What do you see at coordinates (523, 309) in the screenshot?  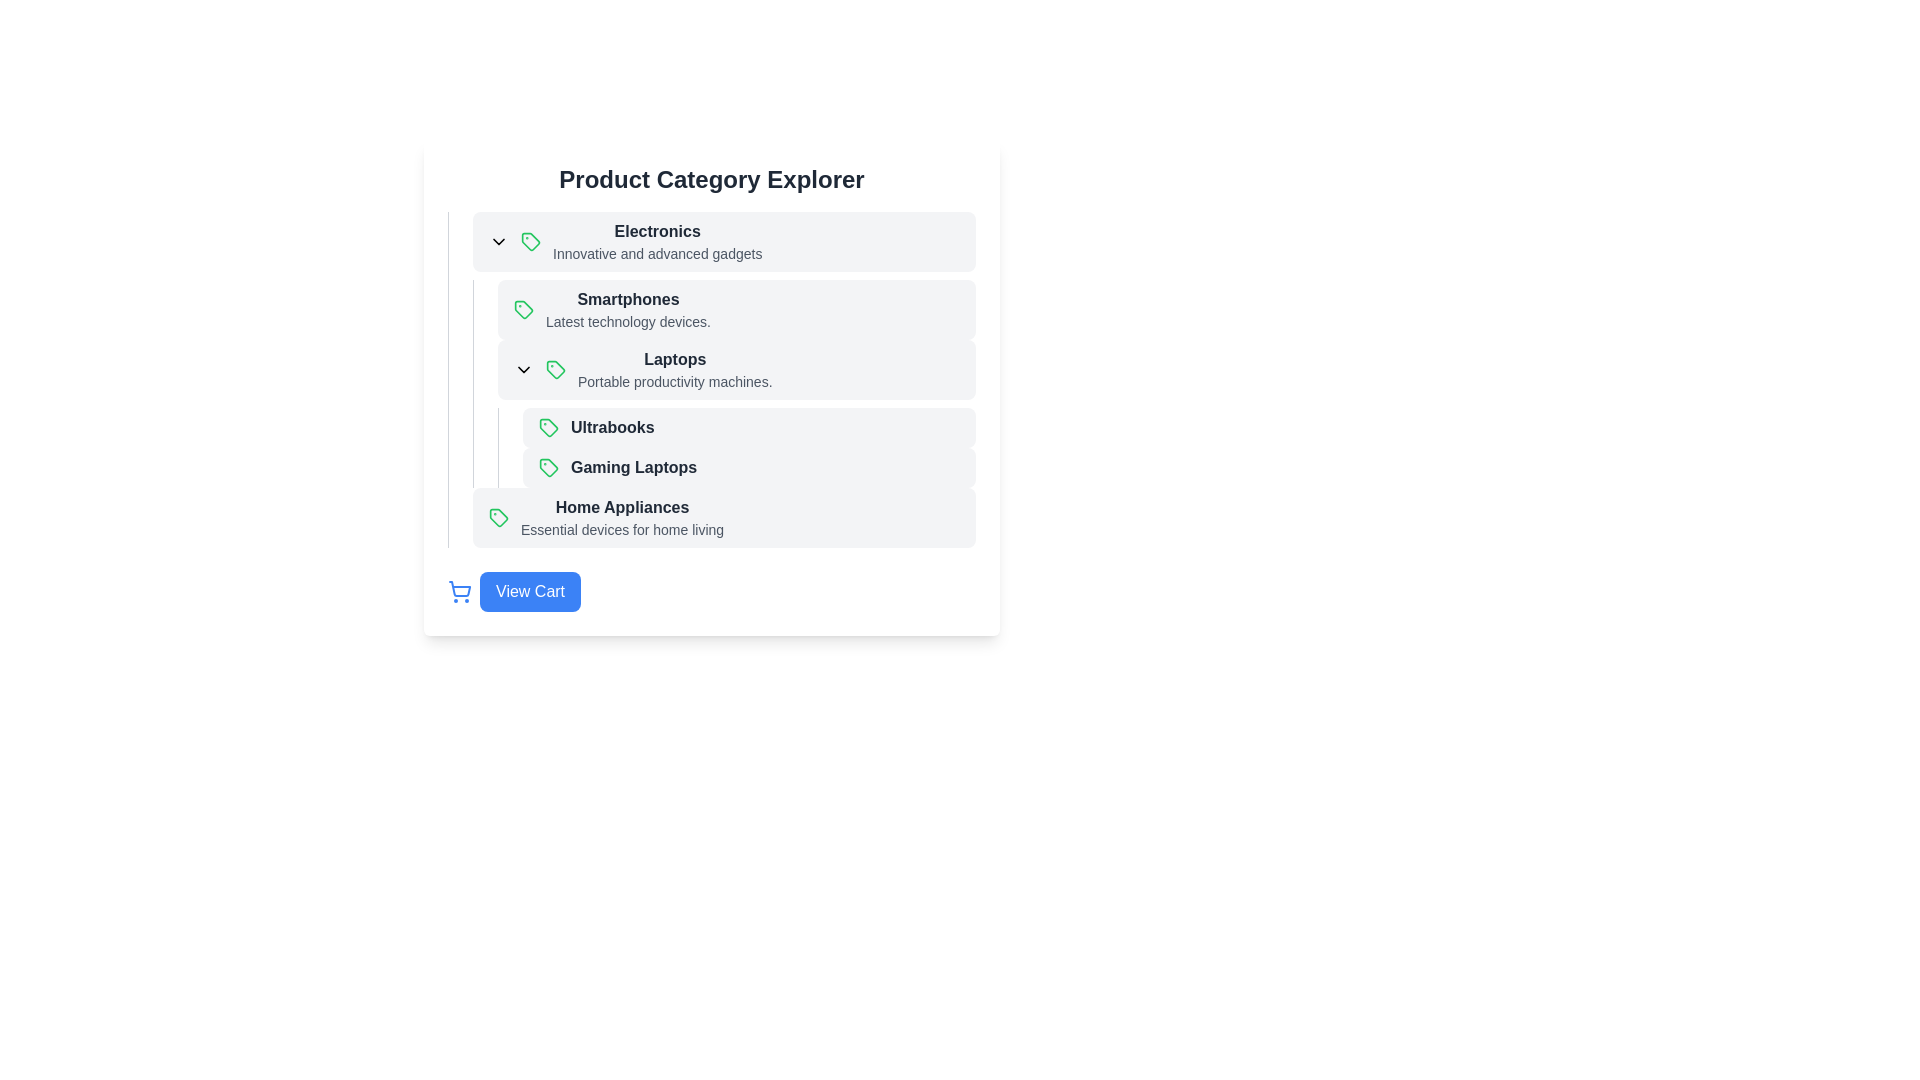 I see `the small price tag icon with a green outline located at the beginning of the 'Smartphones' list item in the 'Product Category Explorer' panel` at bounding box center [523, 309].